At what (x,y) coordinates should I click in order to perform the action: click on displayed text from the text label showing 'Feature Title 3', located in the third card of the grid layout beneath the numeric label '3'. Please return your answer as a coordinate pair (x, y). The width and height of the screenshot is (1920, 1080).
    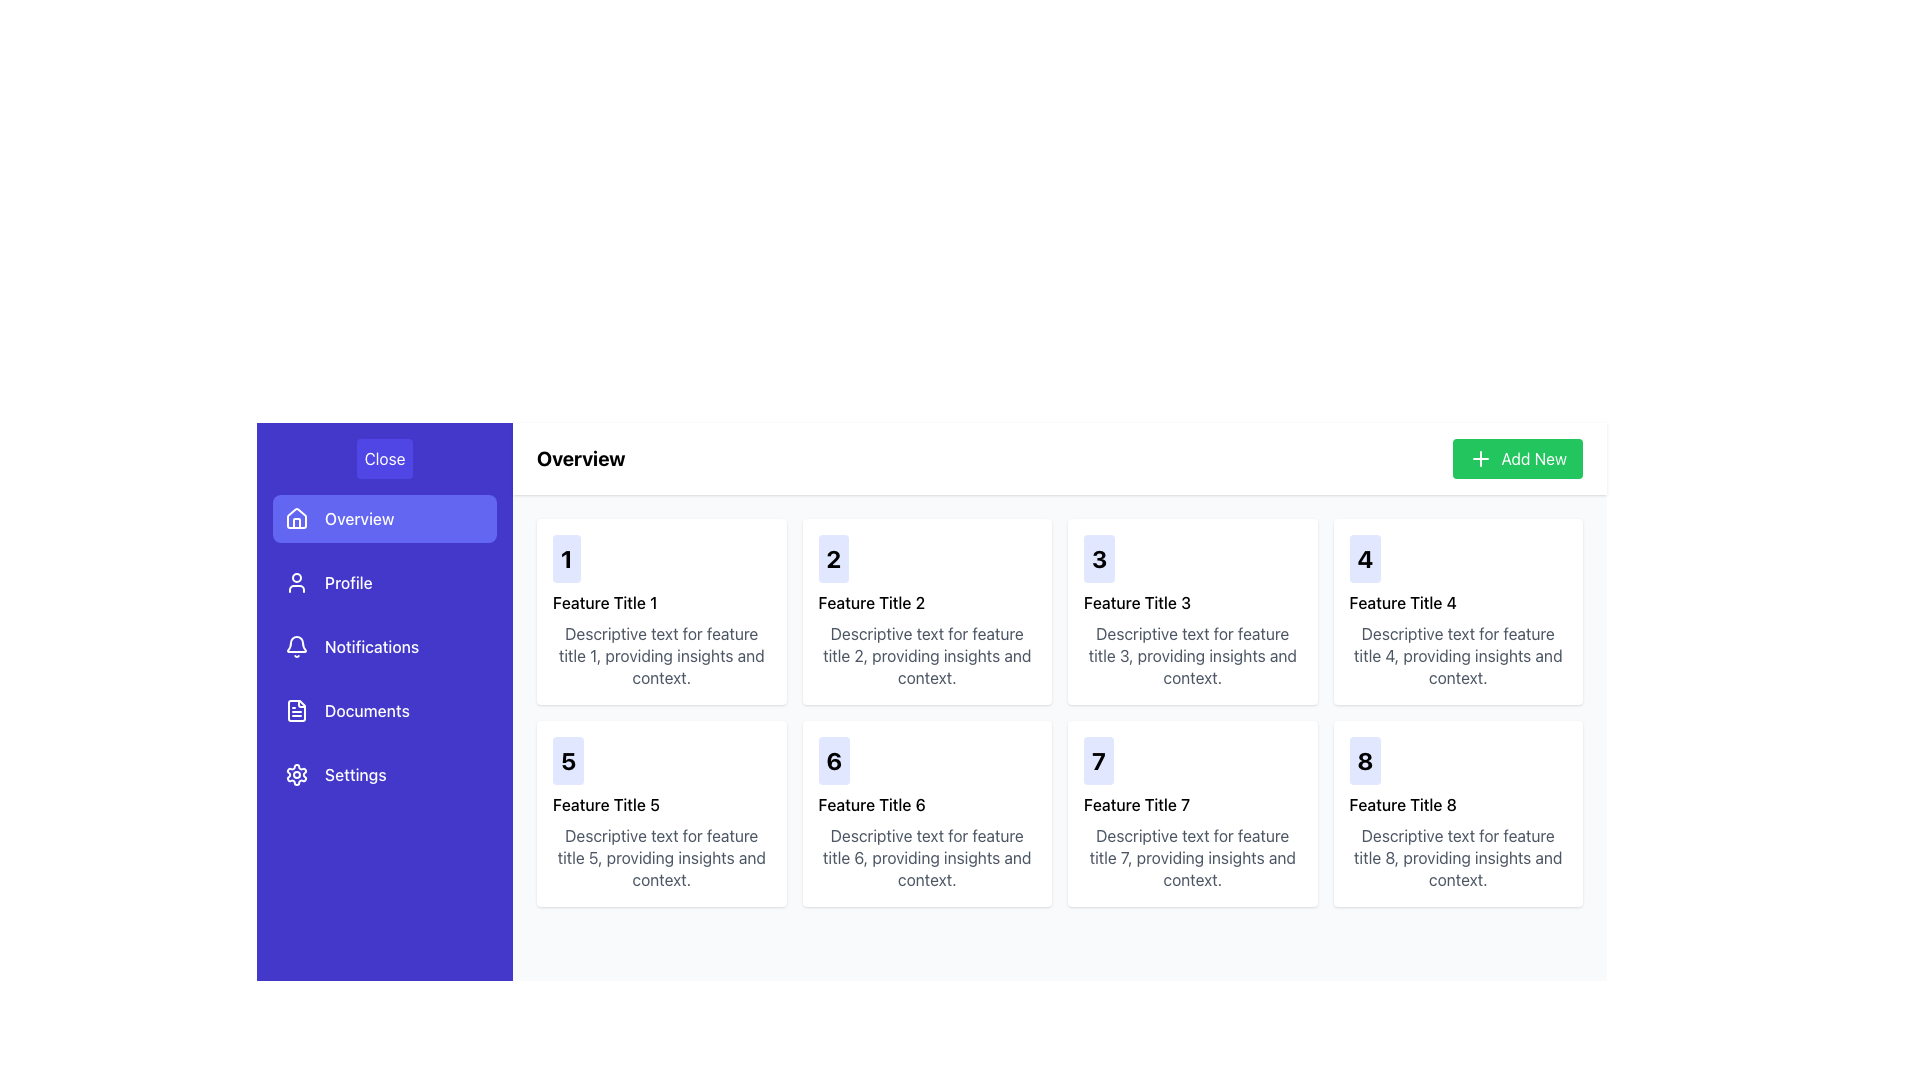
    Looking at the image, I should click on (1137, 601).